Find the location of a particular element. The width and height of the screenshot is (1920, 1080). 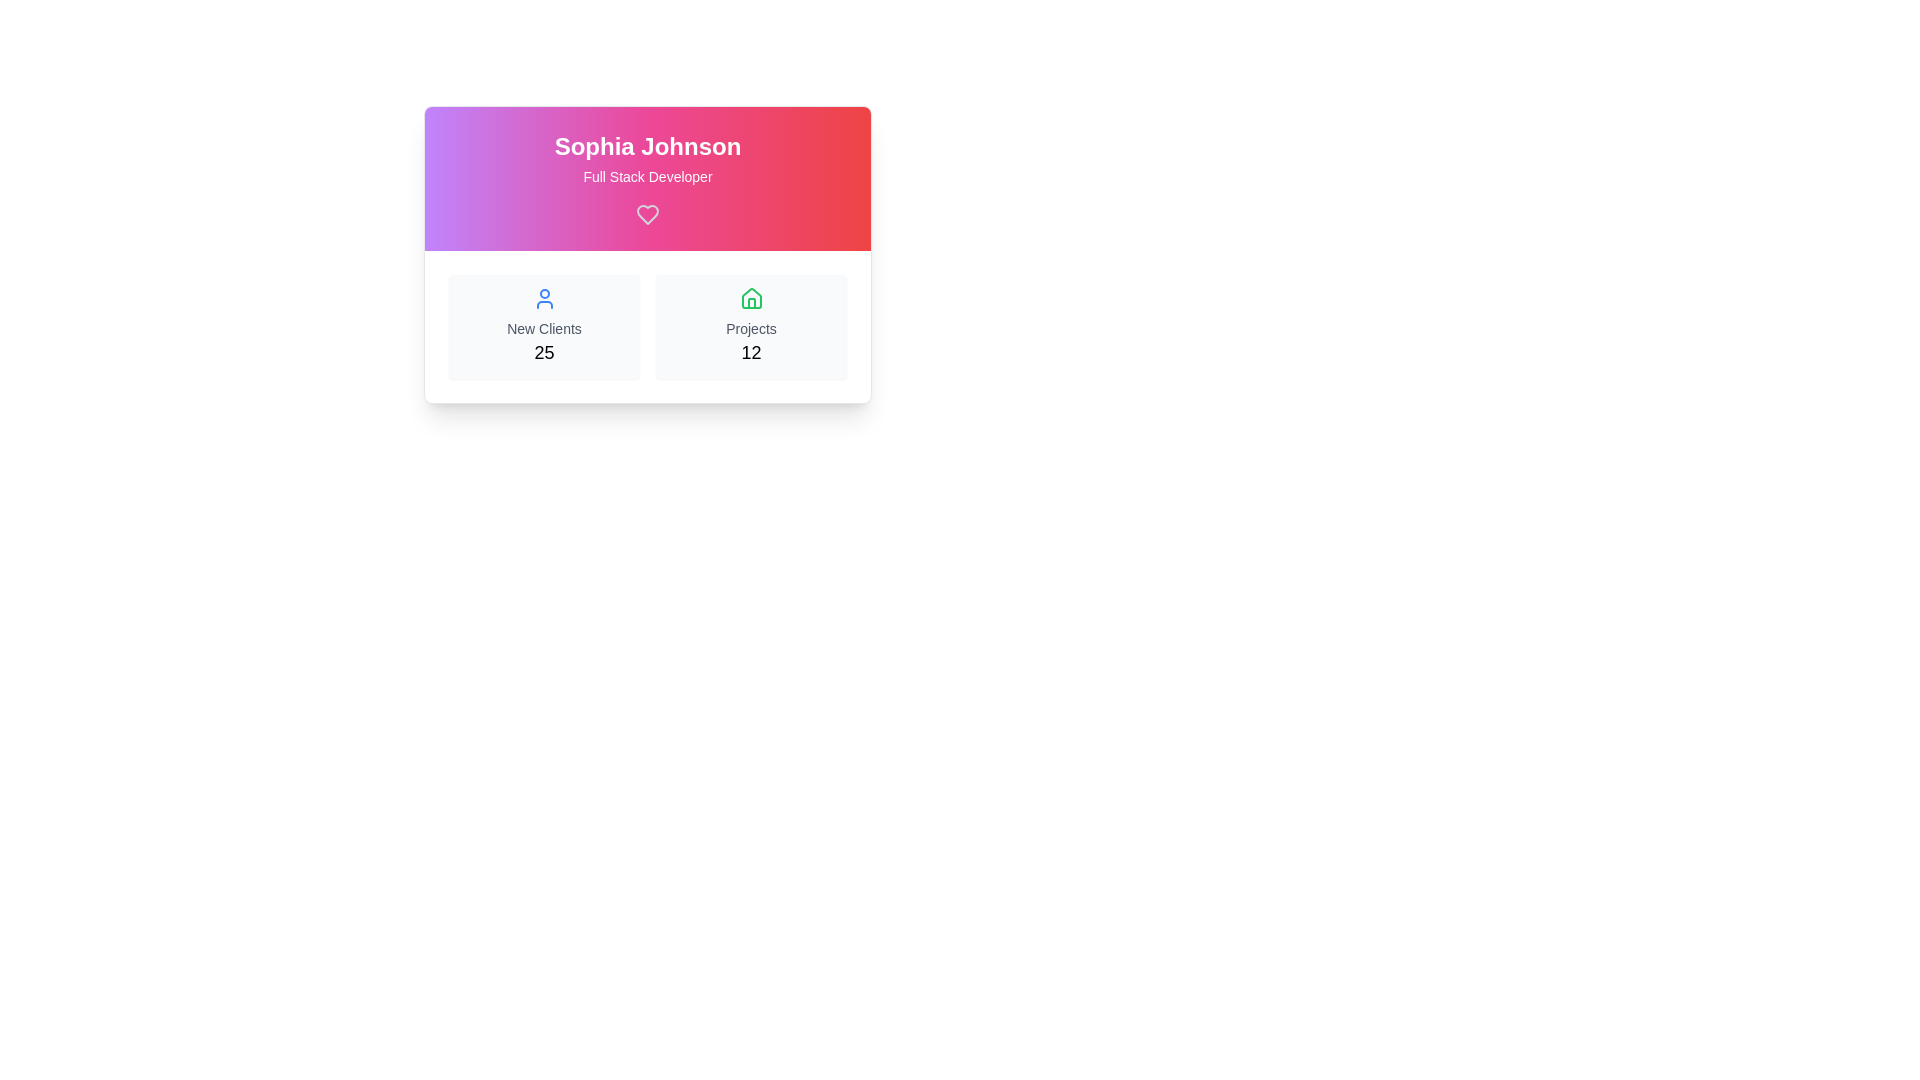

the text displaying 'Sophia Johnson' in bold white font, located at the top center of the profile card with a vibrant gradient background is located at coordinates (648, 145).